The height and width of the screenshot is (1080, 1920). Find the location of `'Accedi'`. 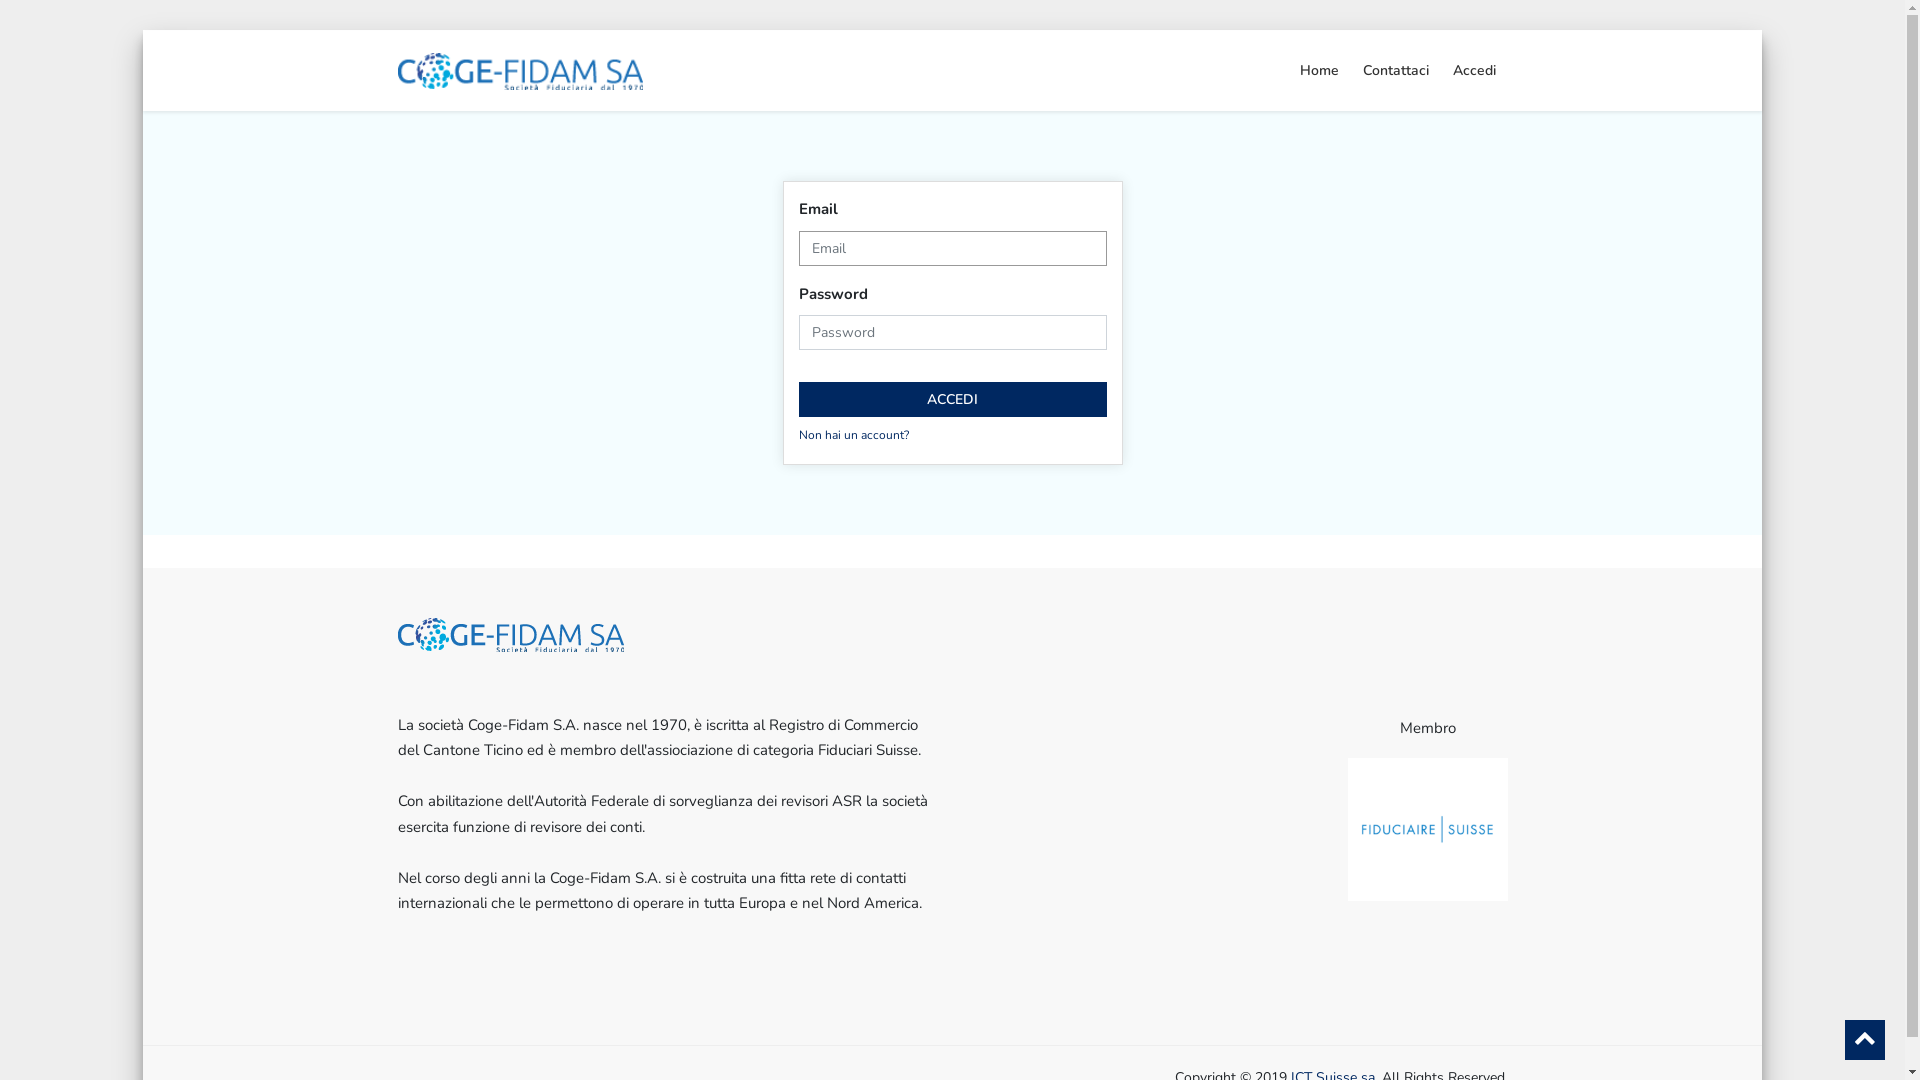

'Accedi' is located at coordinates (1440, 69).